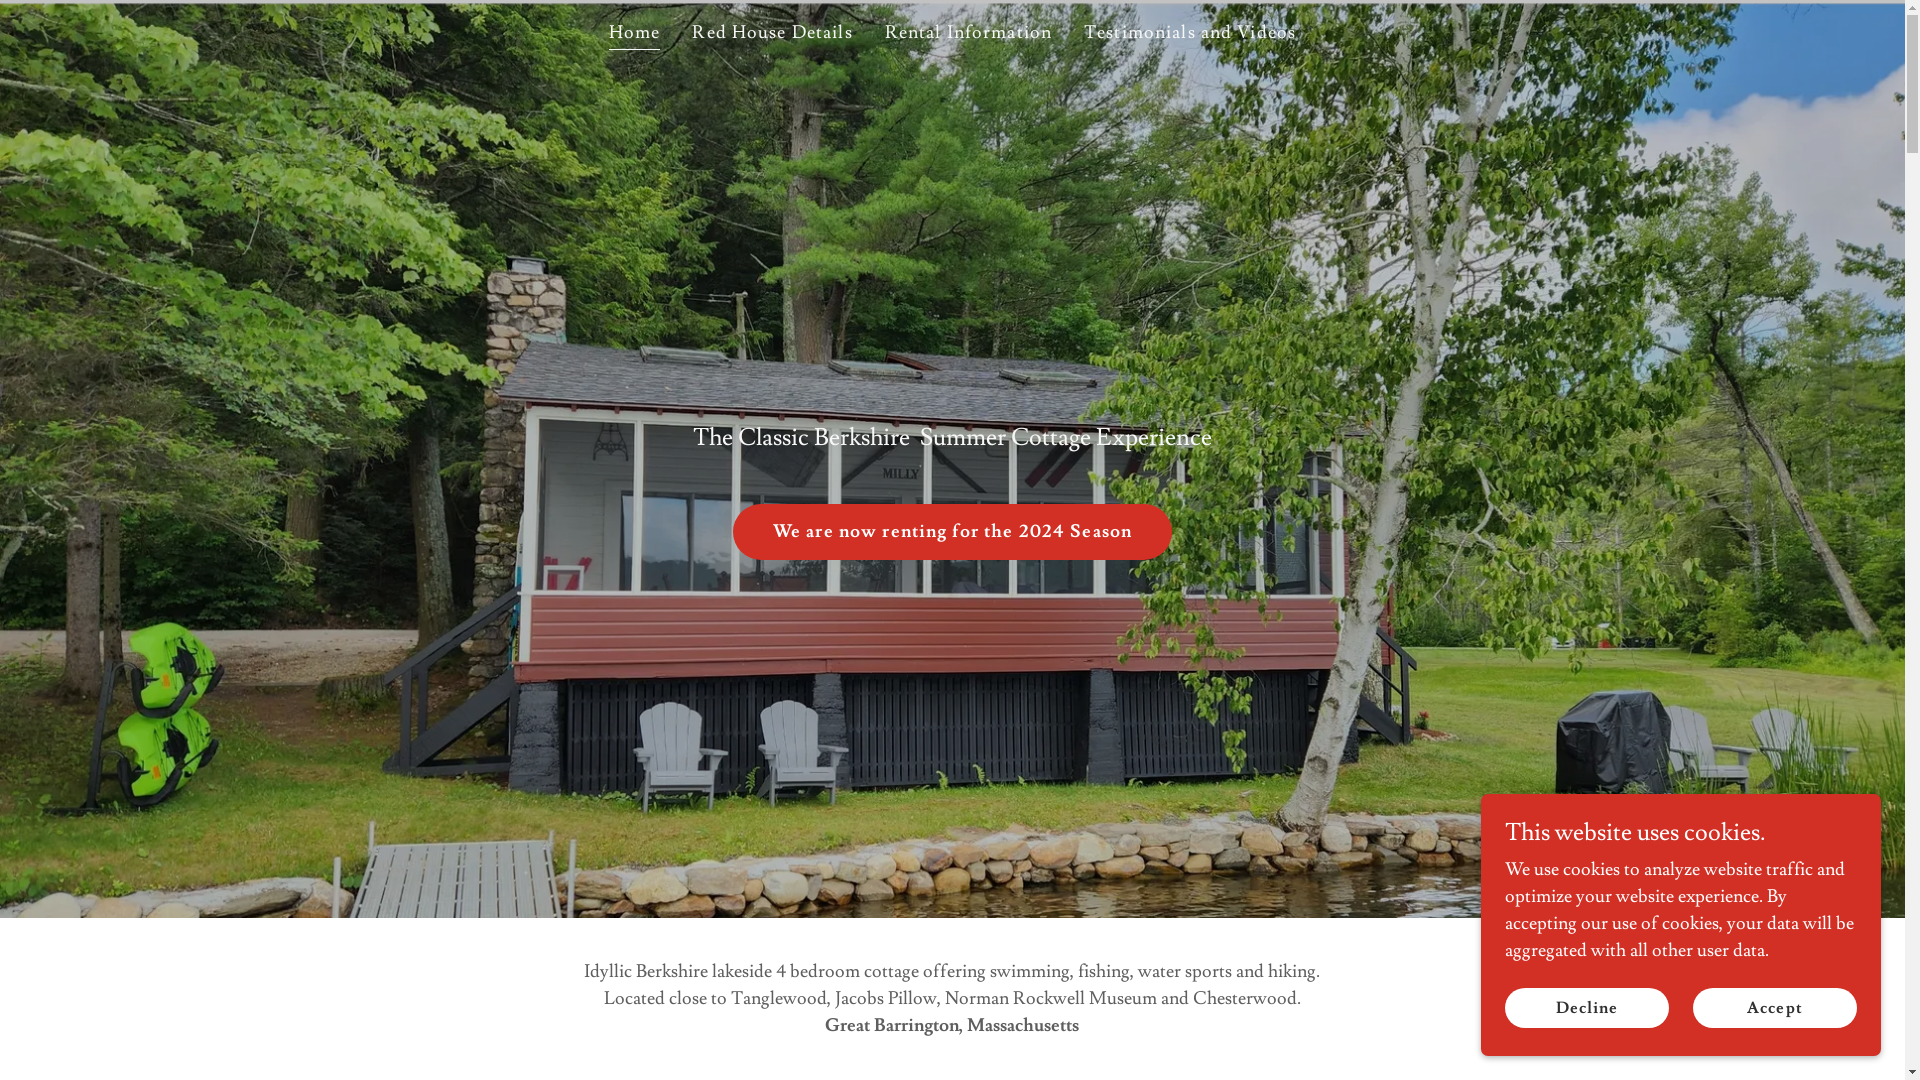 This screenshot has width=1920, height=1080. What do you see at coordinates (1775, 1007) in the screenshot?
I see `'Accept'` at bounding box center [1775, 1007].